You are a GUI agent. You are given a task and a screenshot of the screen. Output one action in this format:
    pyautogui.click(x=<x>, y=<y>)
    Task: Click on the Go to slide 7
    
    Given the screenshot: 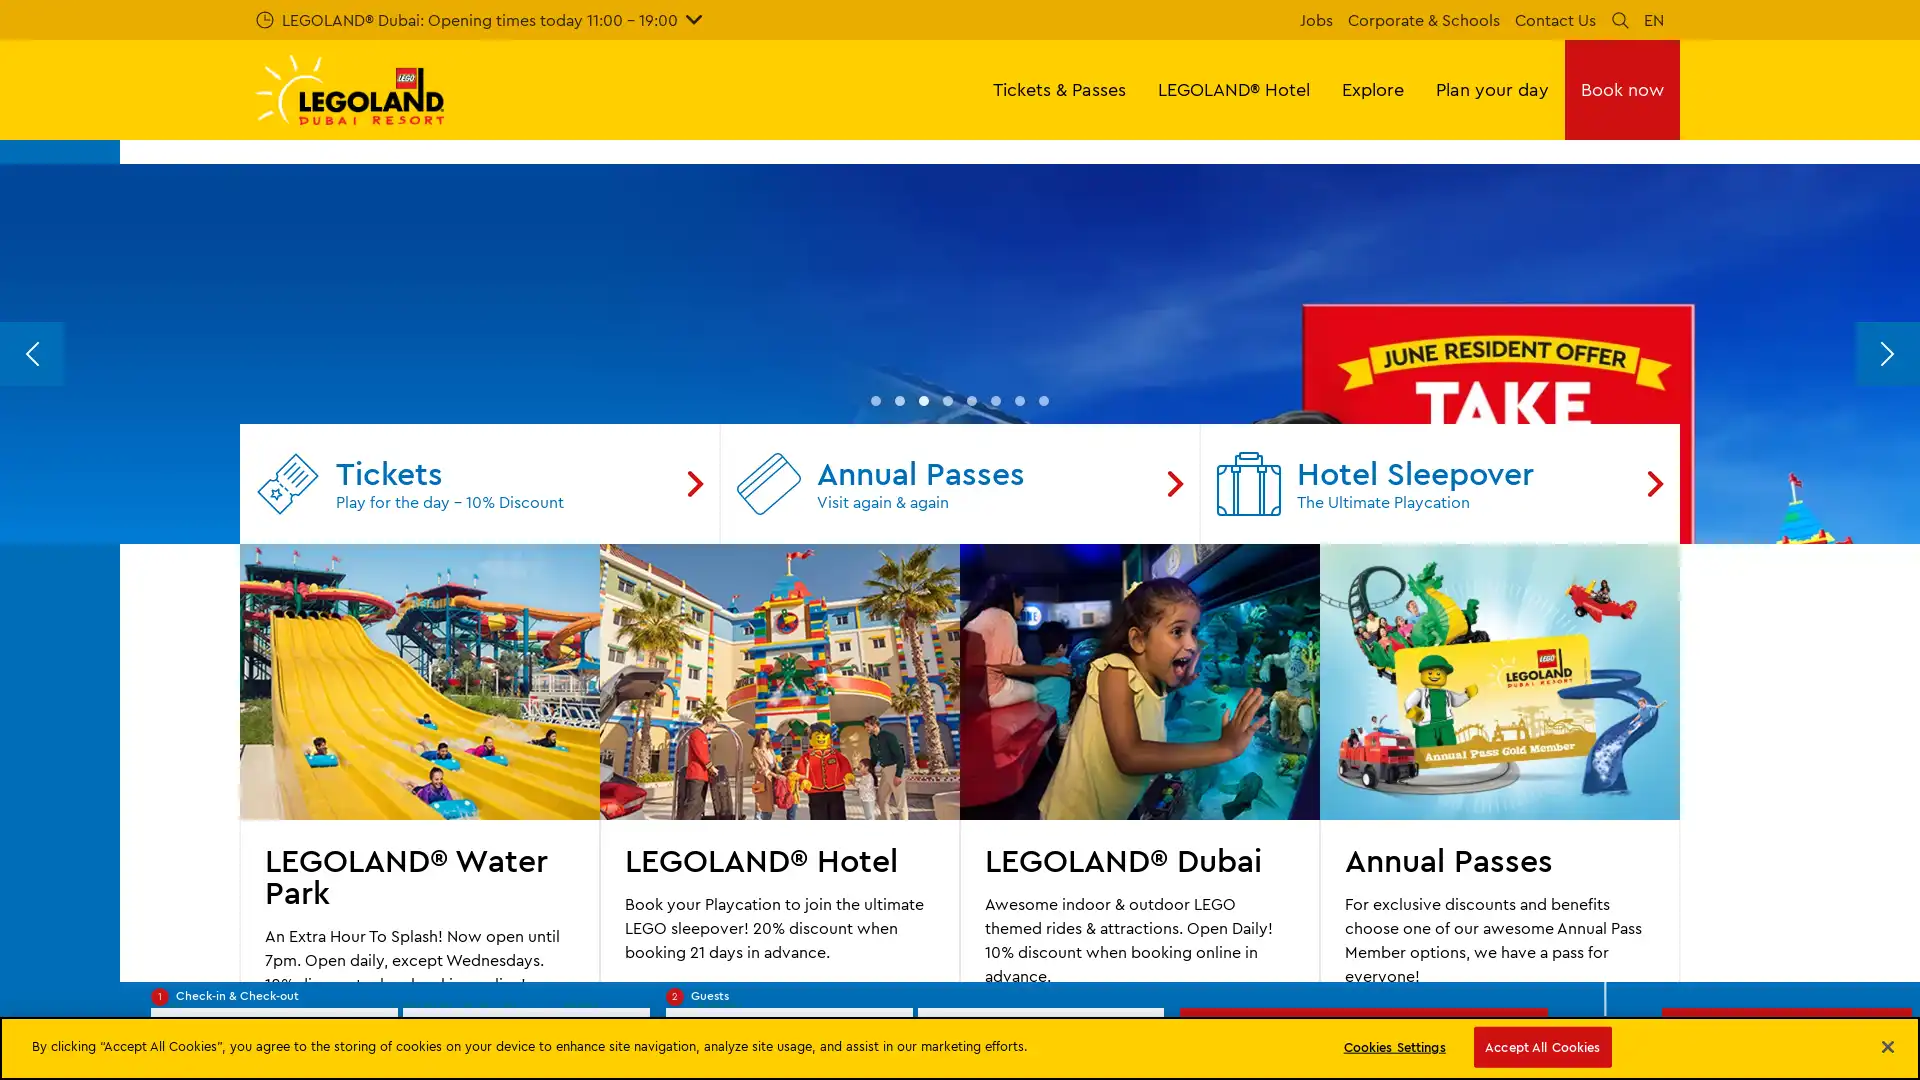 What is the action you would take?
    pyautogui.click(x=1019, y=797)
    